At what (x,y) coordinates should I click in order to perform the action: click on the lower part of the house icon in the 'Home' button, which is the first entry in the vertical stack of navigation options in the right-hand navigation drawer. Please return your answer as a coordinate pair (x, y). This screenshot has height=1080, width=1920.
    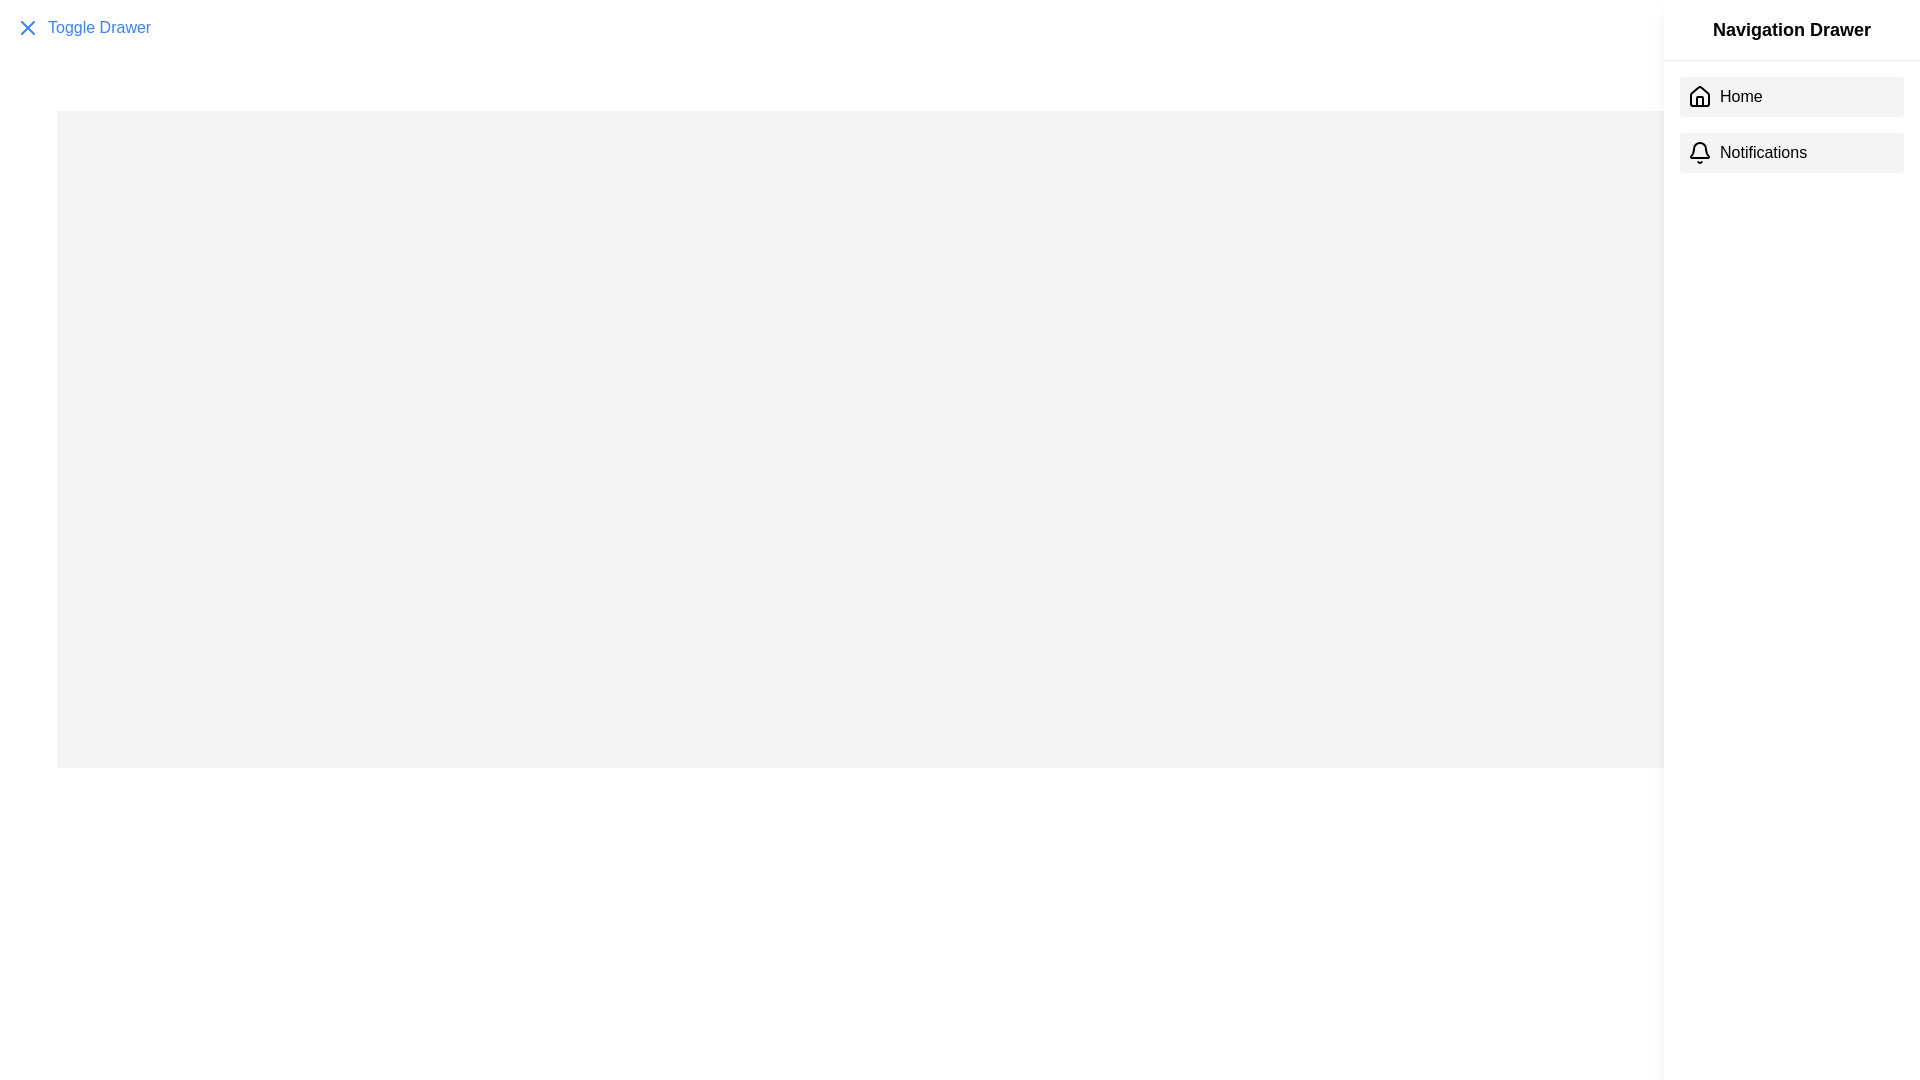
    Looking at the image, I should click on (1698, 96).